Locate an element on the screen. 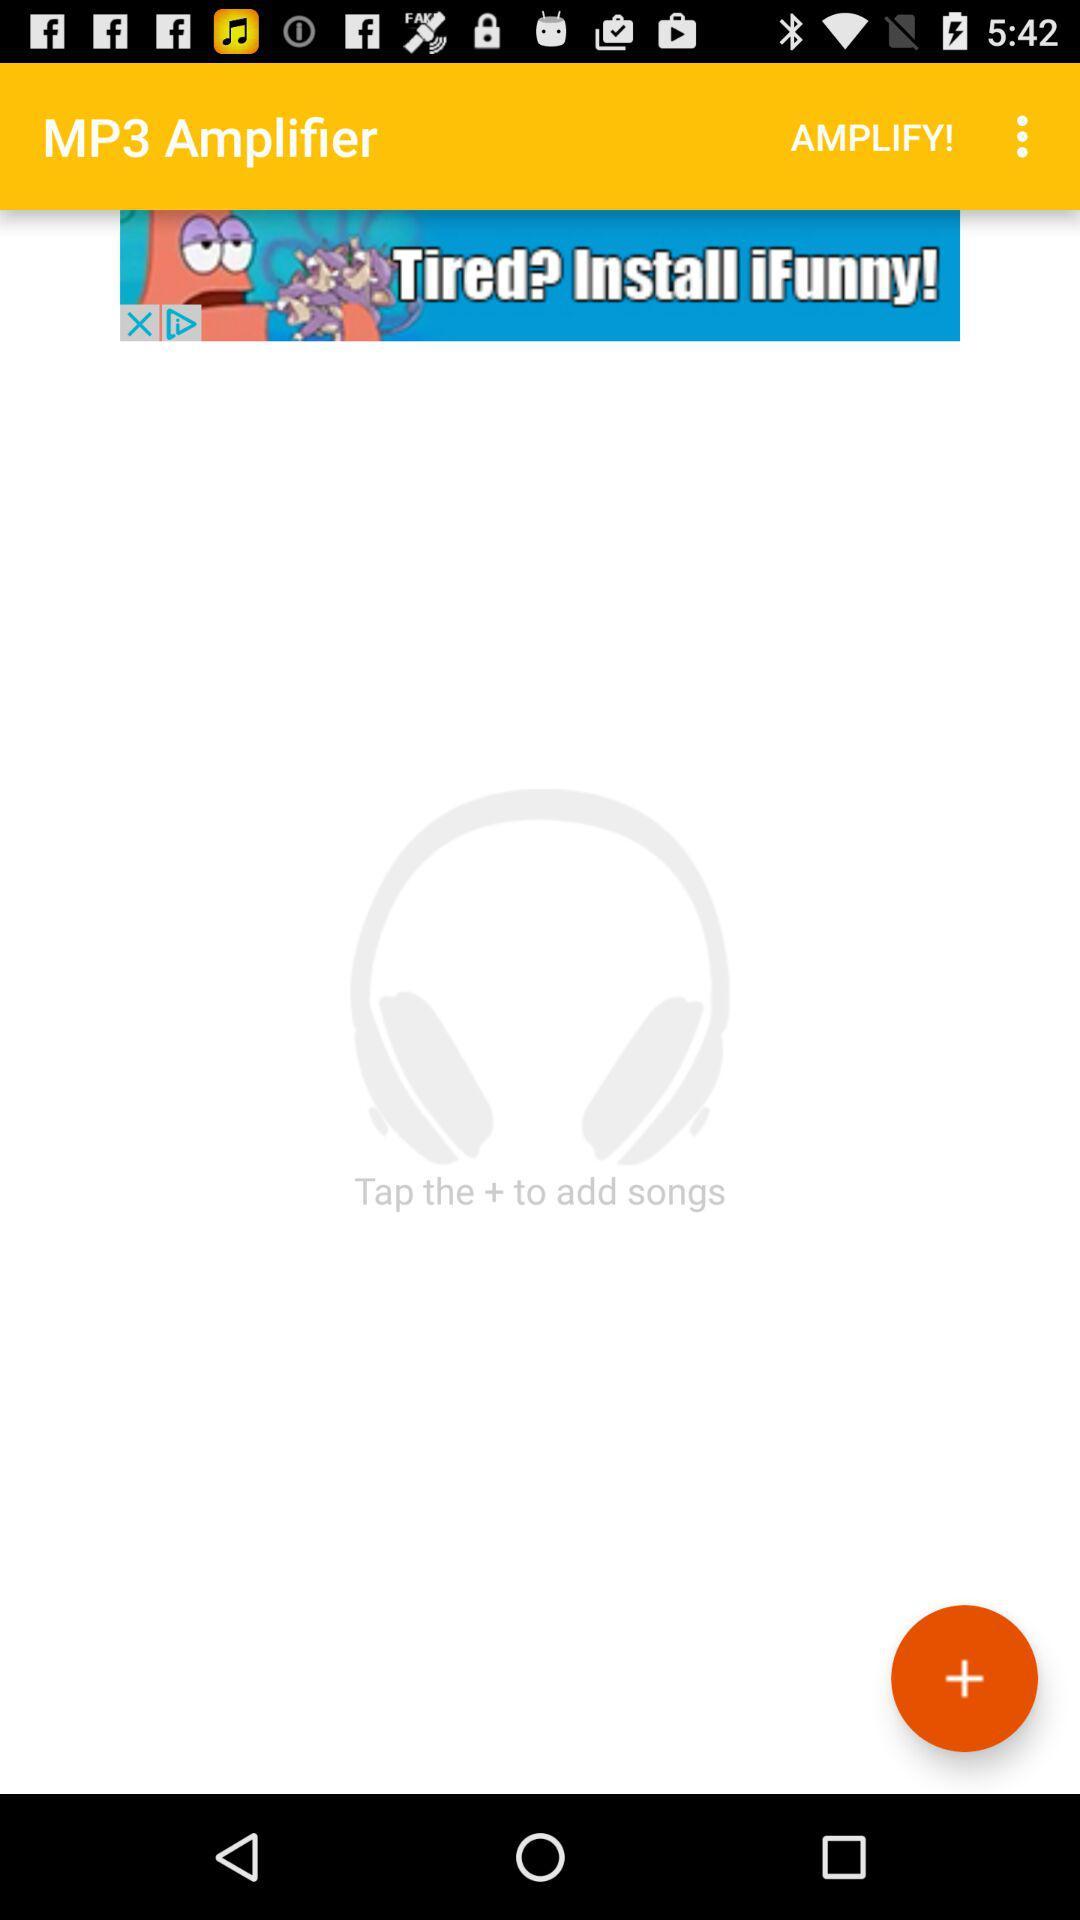 The image size is (1080, 1920). the add icon is located at coordinates (963, 1796).